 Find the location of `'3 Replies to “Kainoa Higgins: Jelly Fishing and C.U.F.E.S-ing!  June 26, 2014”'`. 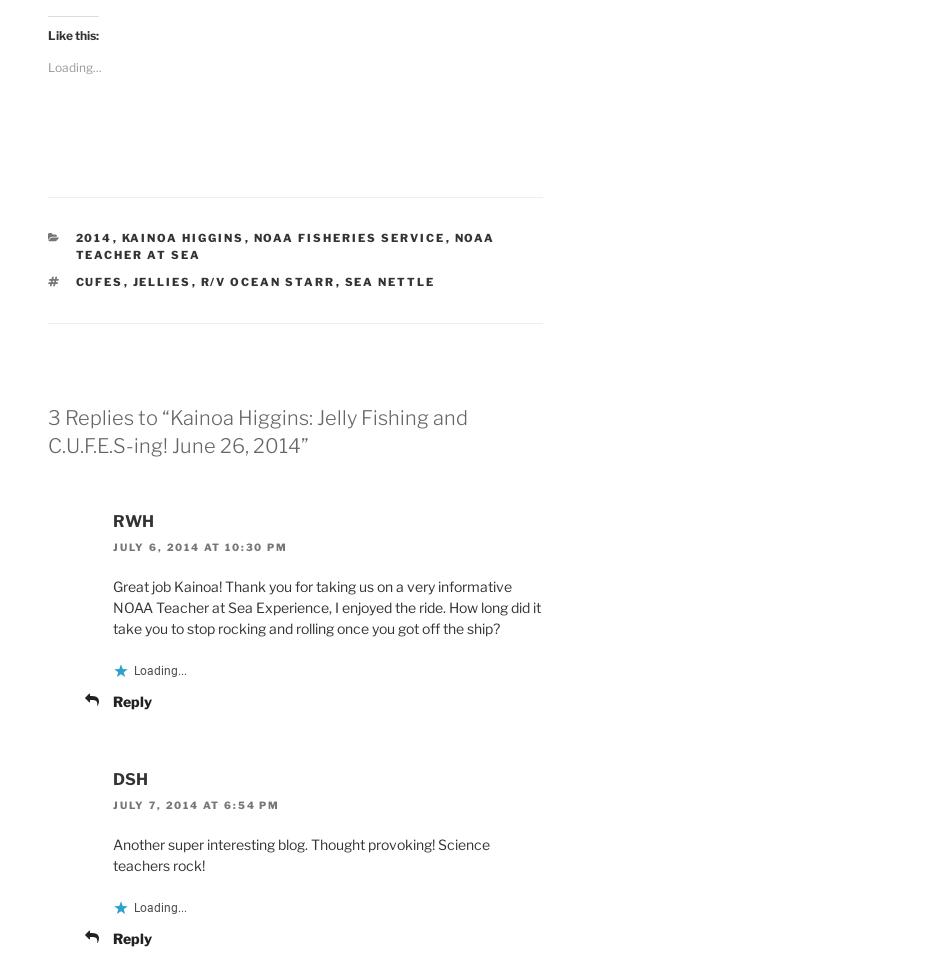

'3 Replies to “Kainoa Higgins: Jelly Fishing and C.U.F.E.S-ing!  June 26, 2014”' is located at coordinates (47, 429).